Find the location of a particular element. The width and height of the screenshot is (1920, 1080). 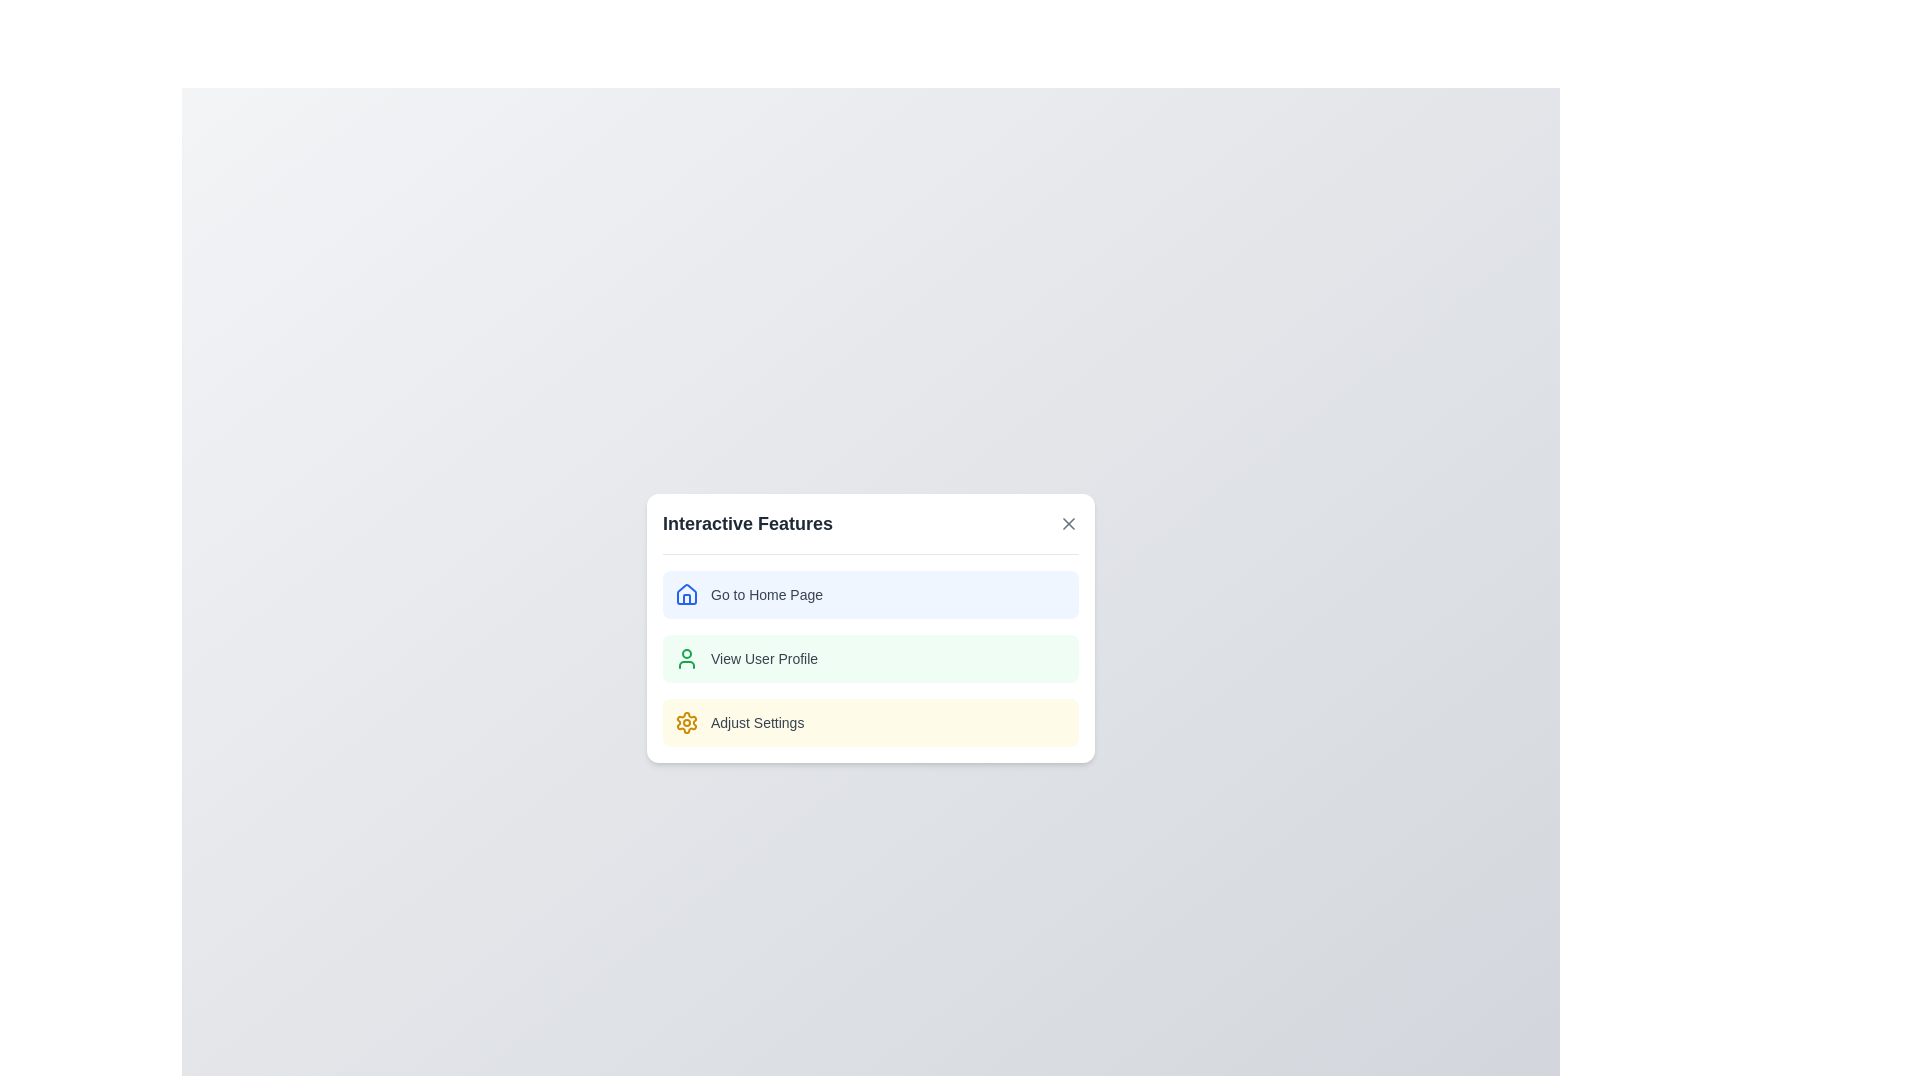

the user profile icon, which is a green circular head atop a curved line representing shoulders, located in the 'View User Profile' section to the left of the text label is located at coordinates (686, 658).